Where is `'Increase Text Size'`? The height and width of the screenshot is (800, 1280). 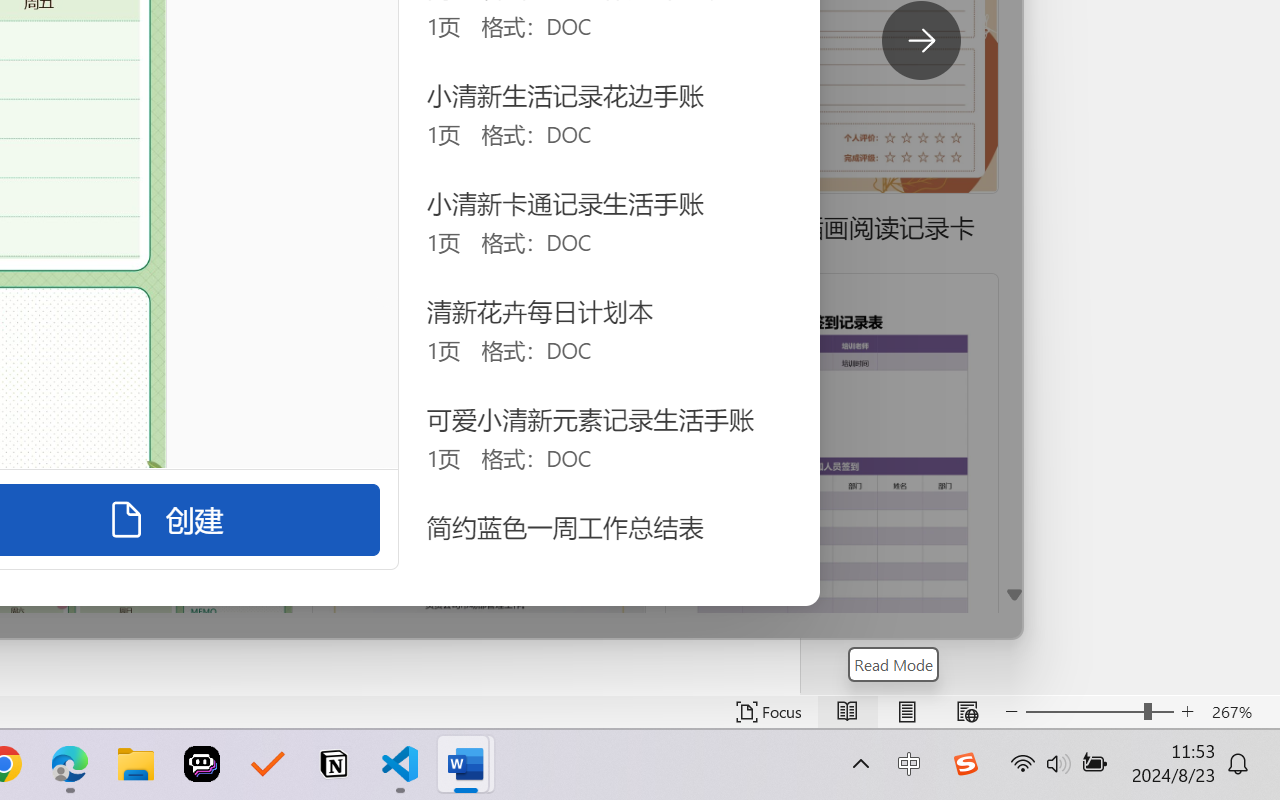 'Increase Text Size' is located at coordinates (1187, 711).